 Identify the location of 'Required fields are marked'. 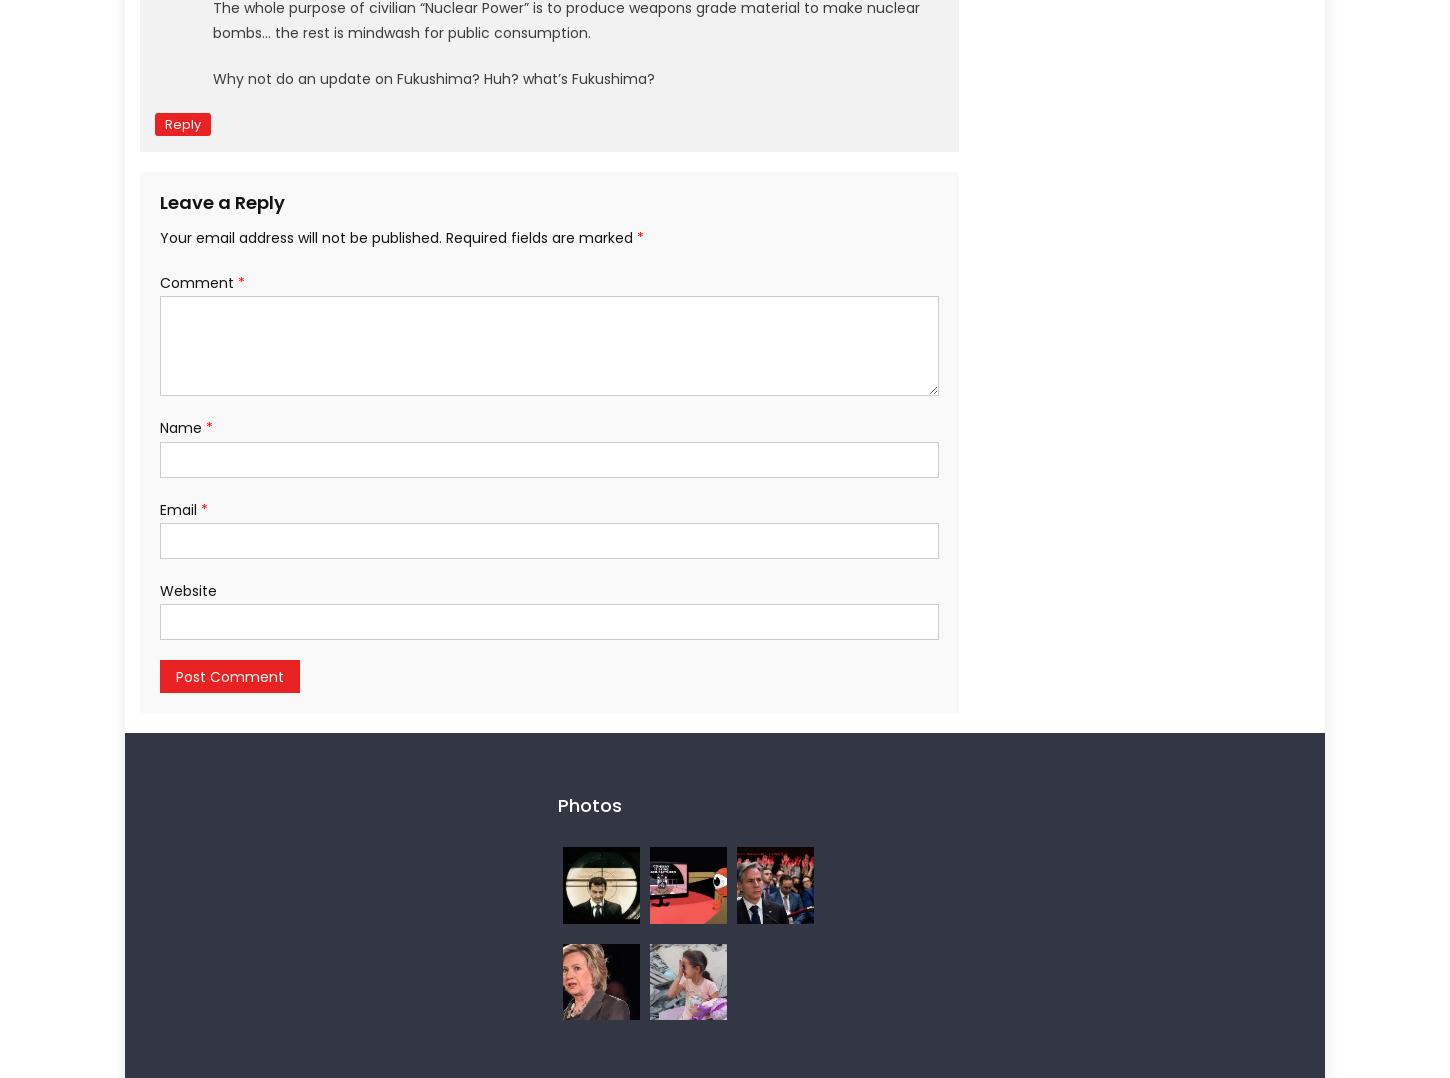
(541, 236).